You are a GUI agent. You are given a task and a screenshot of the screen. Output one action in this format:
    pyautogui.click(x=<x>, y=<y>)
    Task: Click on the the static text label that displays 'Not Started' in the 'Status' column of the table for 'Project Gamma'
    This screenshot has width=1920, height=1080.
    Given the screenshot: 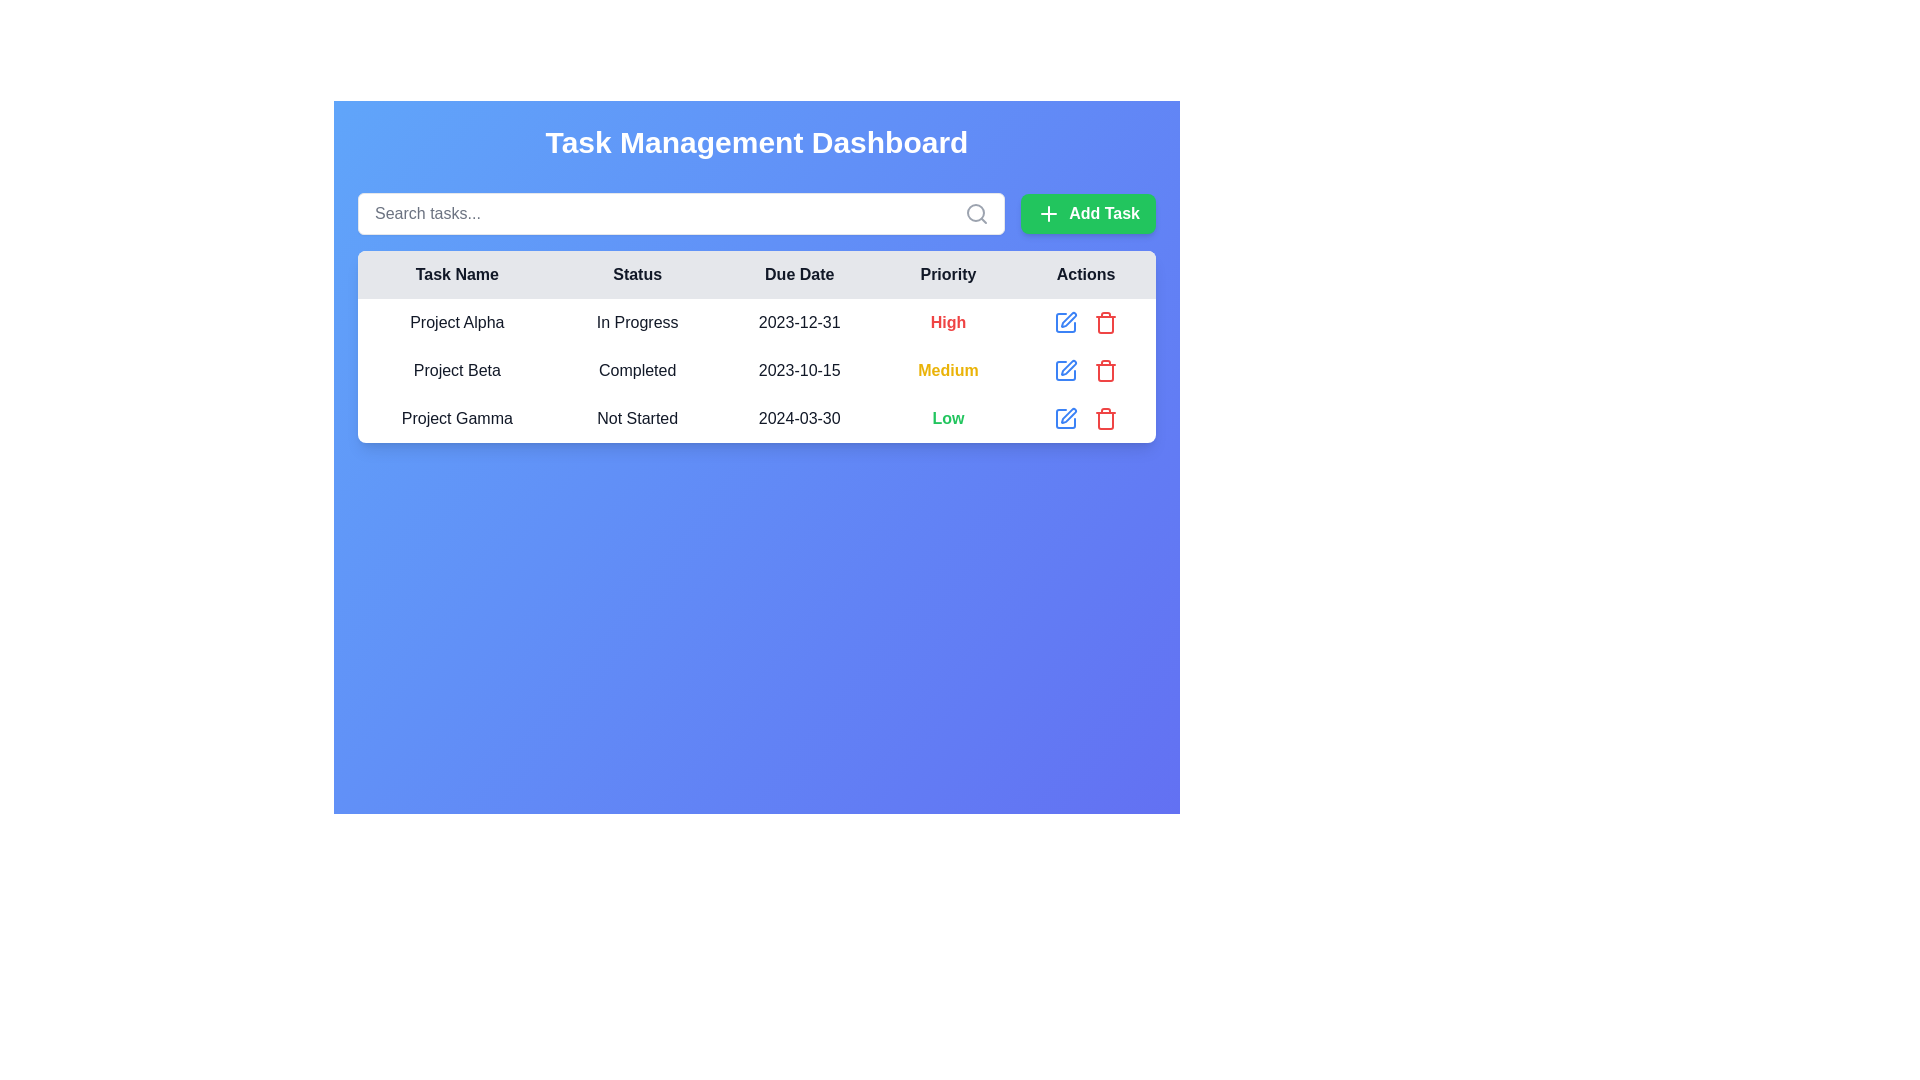 What is the action you would take?
    pyautogui.click(x=636, y=418)
    